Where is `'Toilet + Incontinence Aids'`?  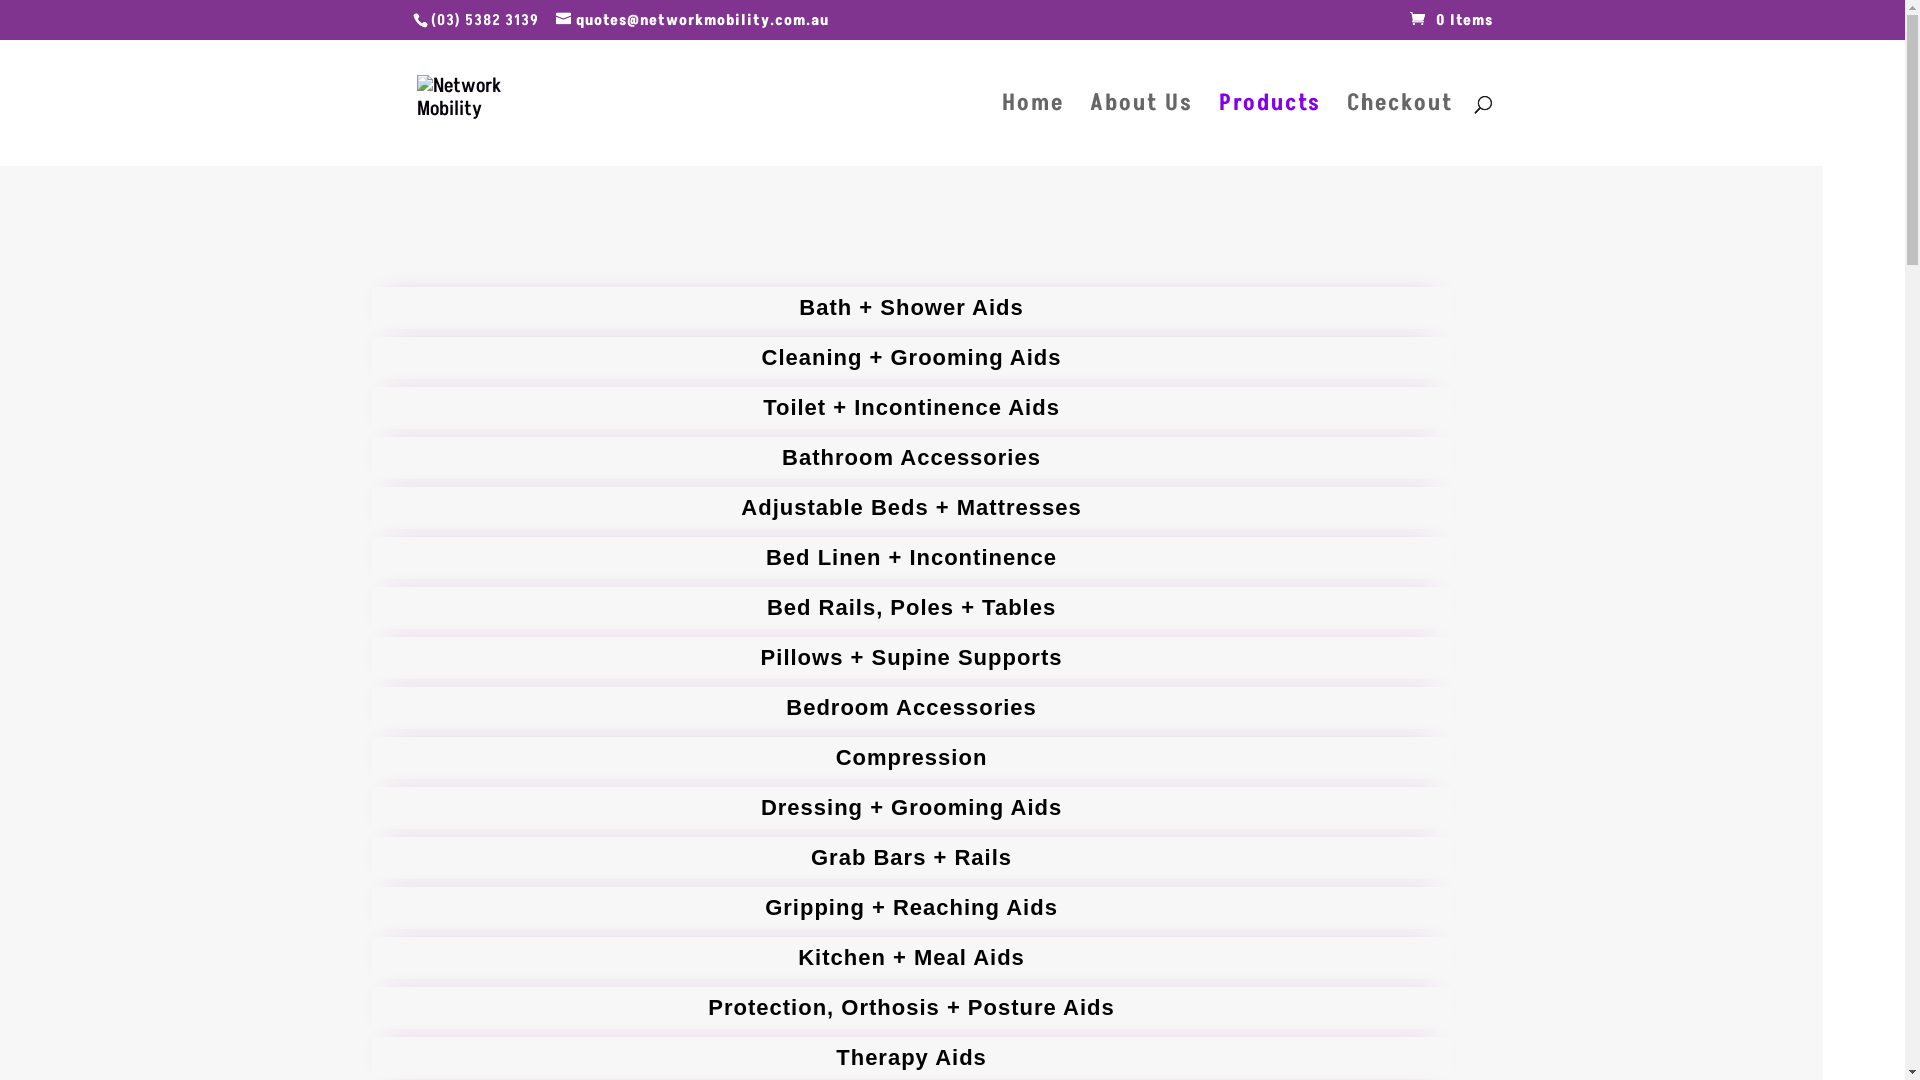
'Toilet + Incontinence Aids' is located at coordinates (911, 407).